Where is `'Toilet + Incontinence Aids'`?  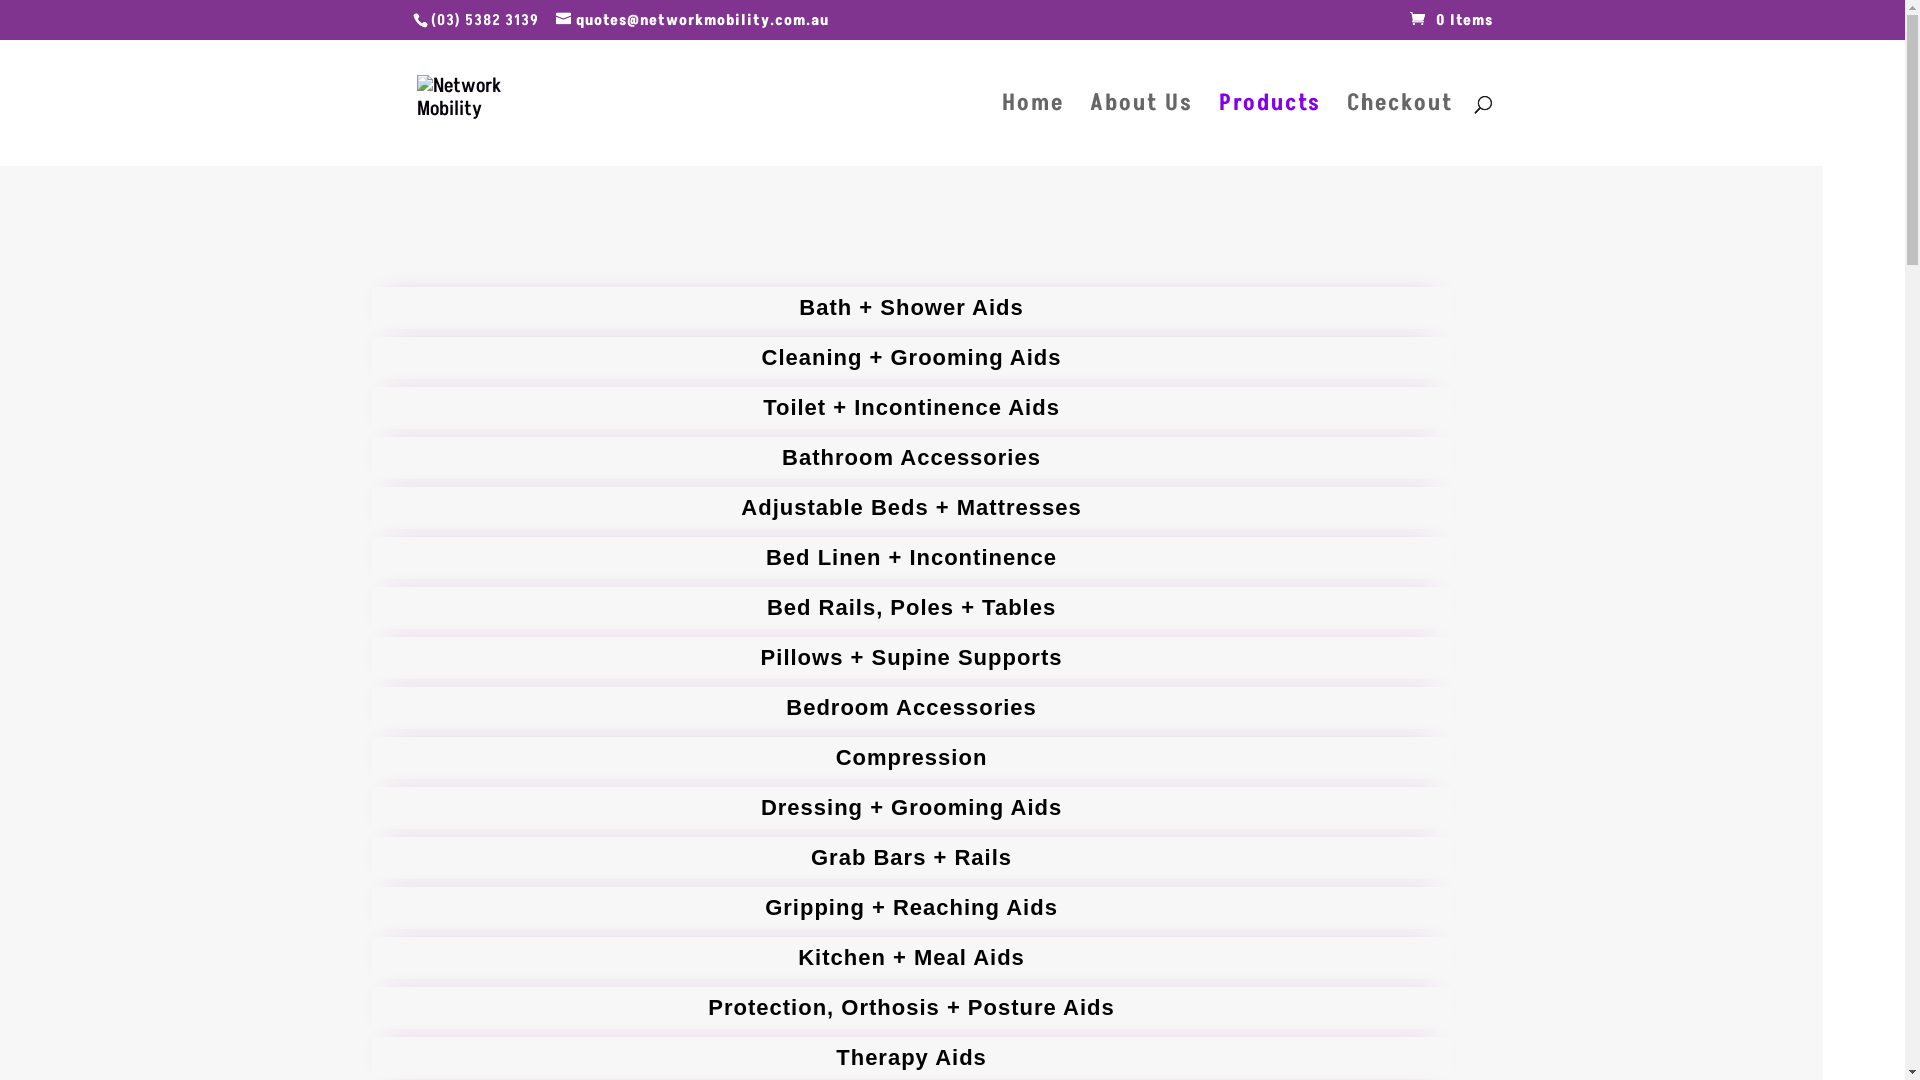
'Toilet + Incontinence Aids' is located at coordinates (911, 407).